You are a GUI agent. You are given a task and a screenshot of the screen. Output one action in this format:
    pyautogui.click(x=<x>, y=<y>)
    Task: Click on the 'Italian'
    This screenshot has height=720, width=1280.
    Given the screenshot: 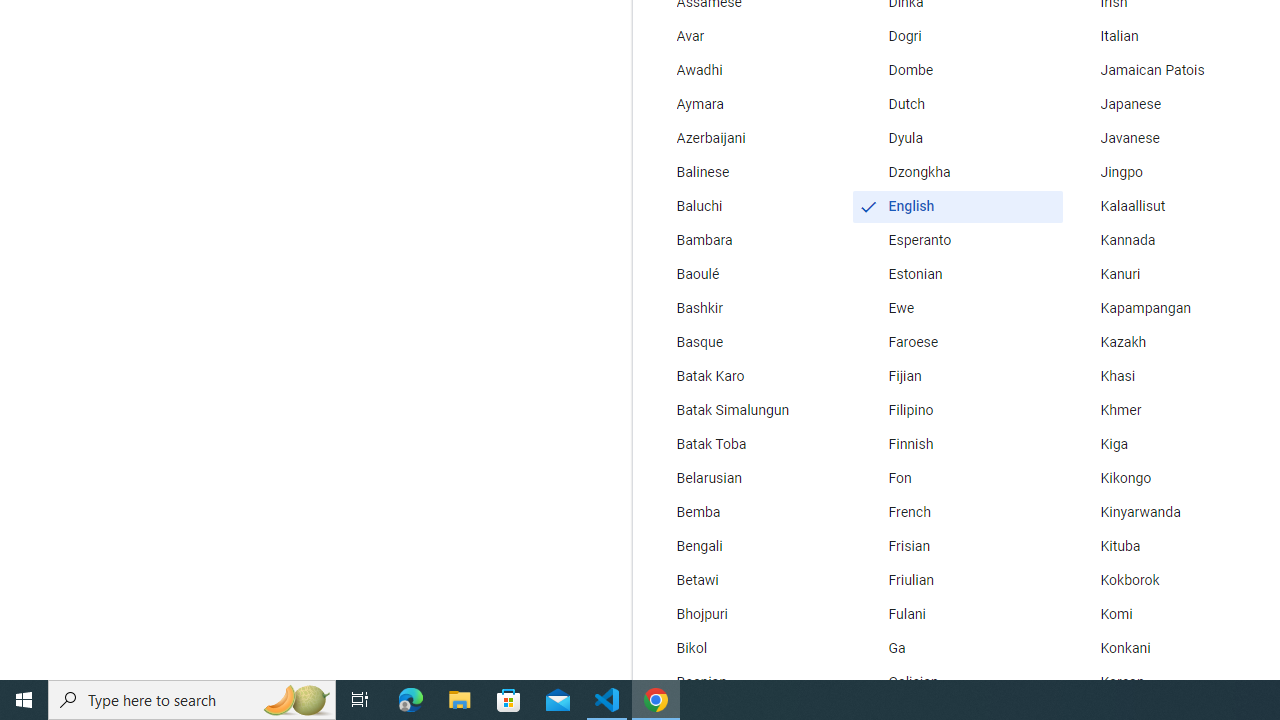 What is the action you would take?
    pyautogui.click(x=1169, y=37)
    